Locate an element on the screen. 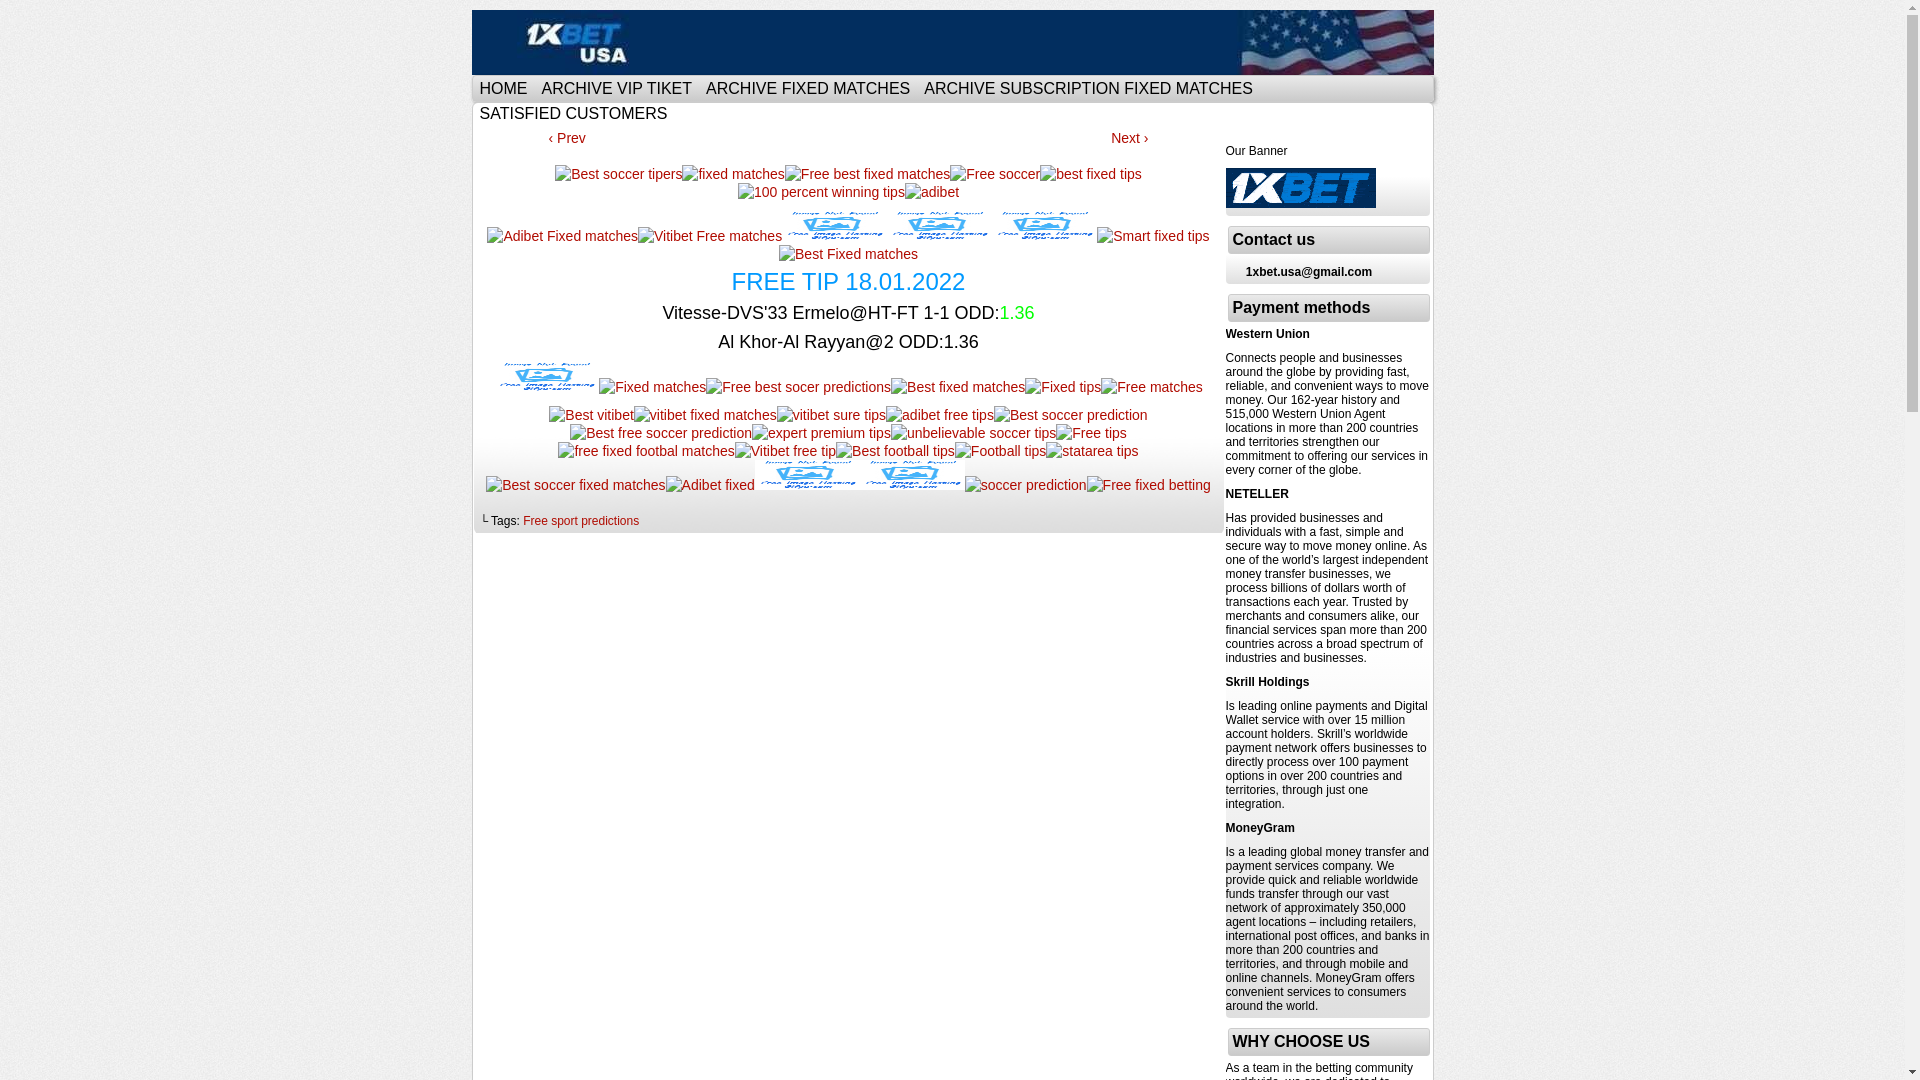 This screenshot has width=1920, height=1080. 'soccer prediction' is located at coordinates (1026, 485).